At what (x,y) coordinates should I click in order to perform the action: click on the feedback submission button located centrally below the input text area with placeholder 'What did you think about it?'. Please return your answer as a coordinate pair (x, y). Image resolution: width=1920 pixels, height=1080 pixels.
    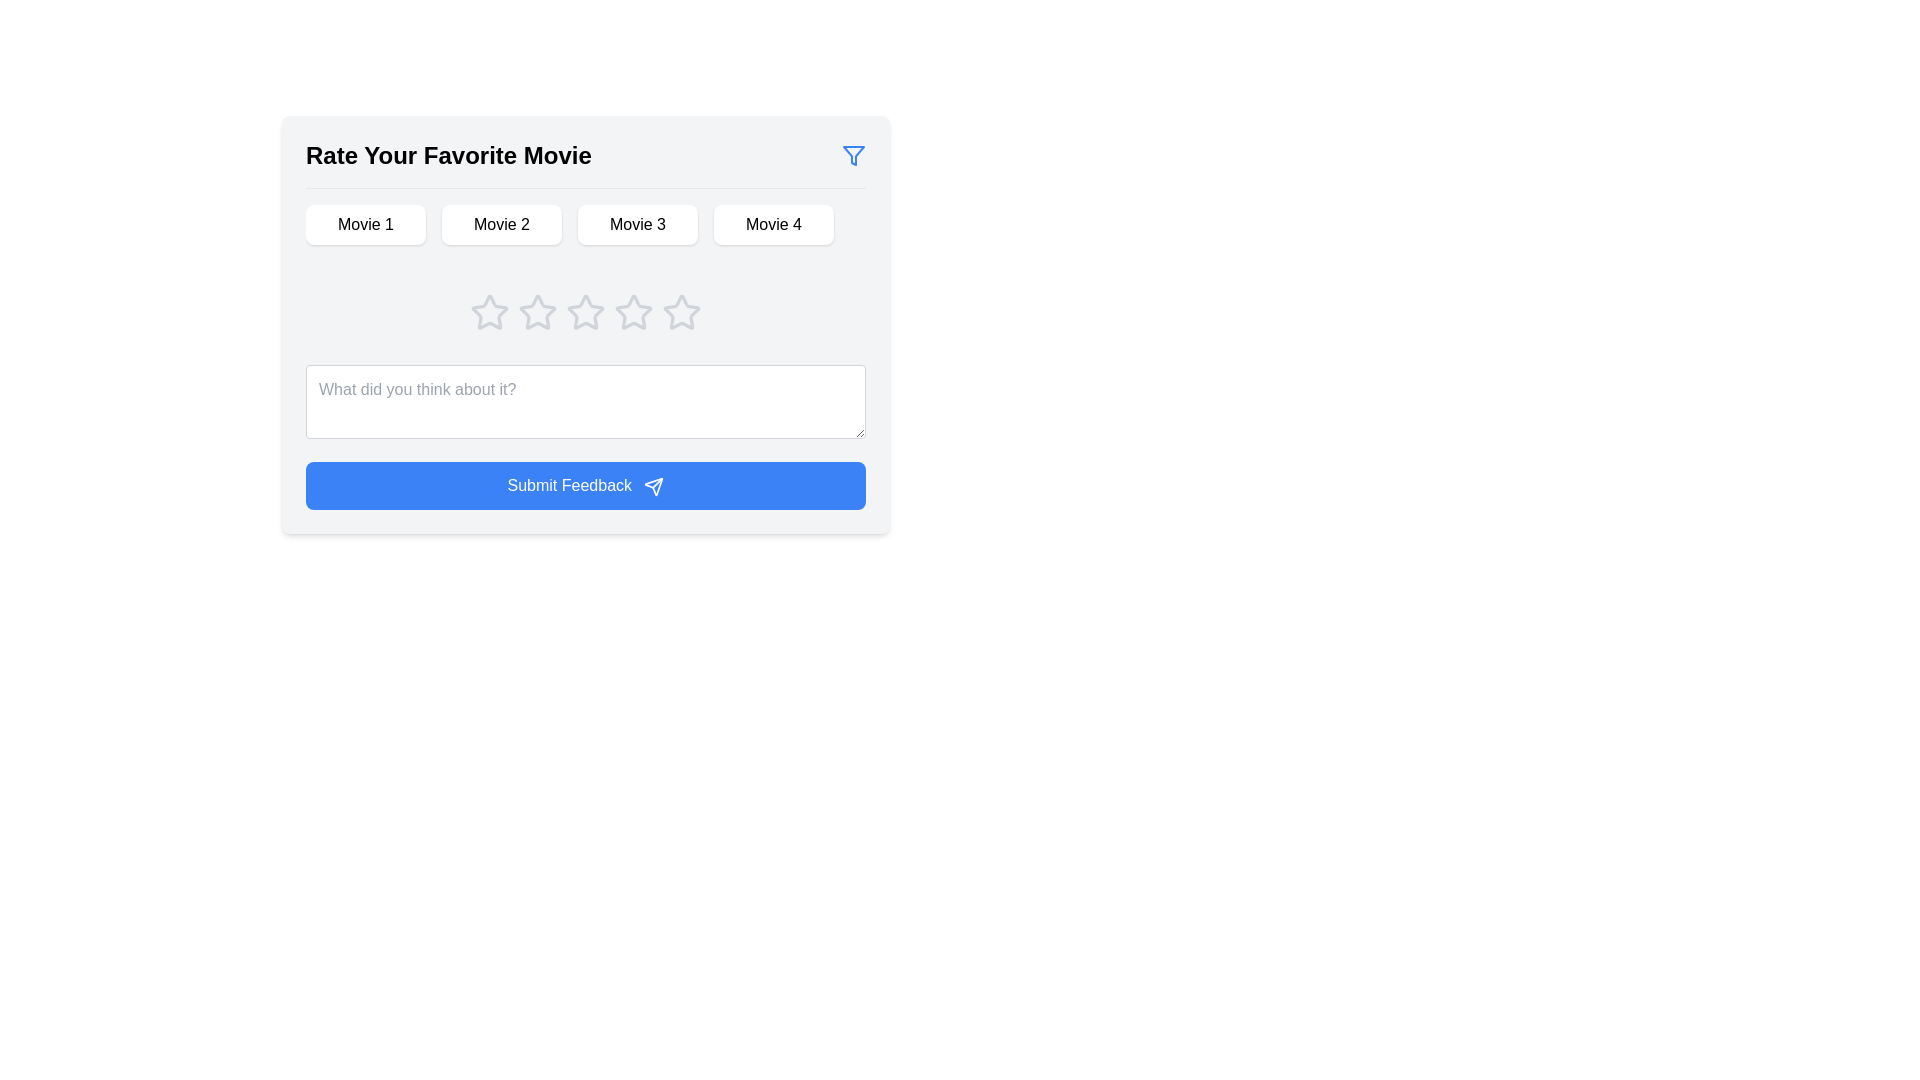
    Looking at the image, I should click on (584, 486).